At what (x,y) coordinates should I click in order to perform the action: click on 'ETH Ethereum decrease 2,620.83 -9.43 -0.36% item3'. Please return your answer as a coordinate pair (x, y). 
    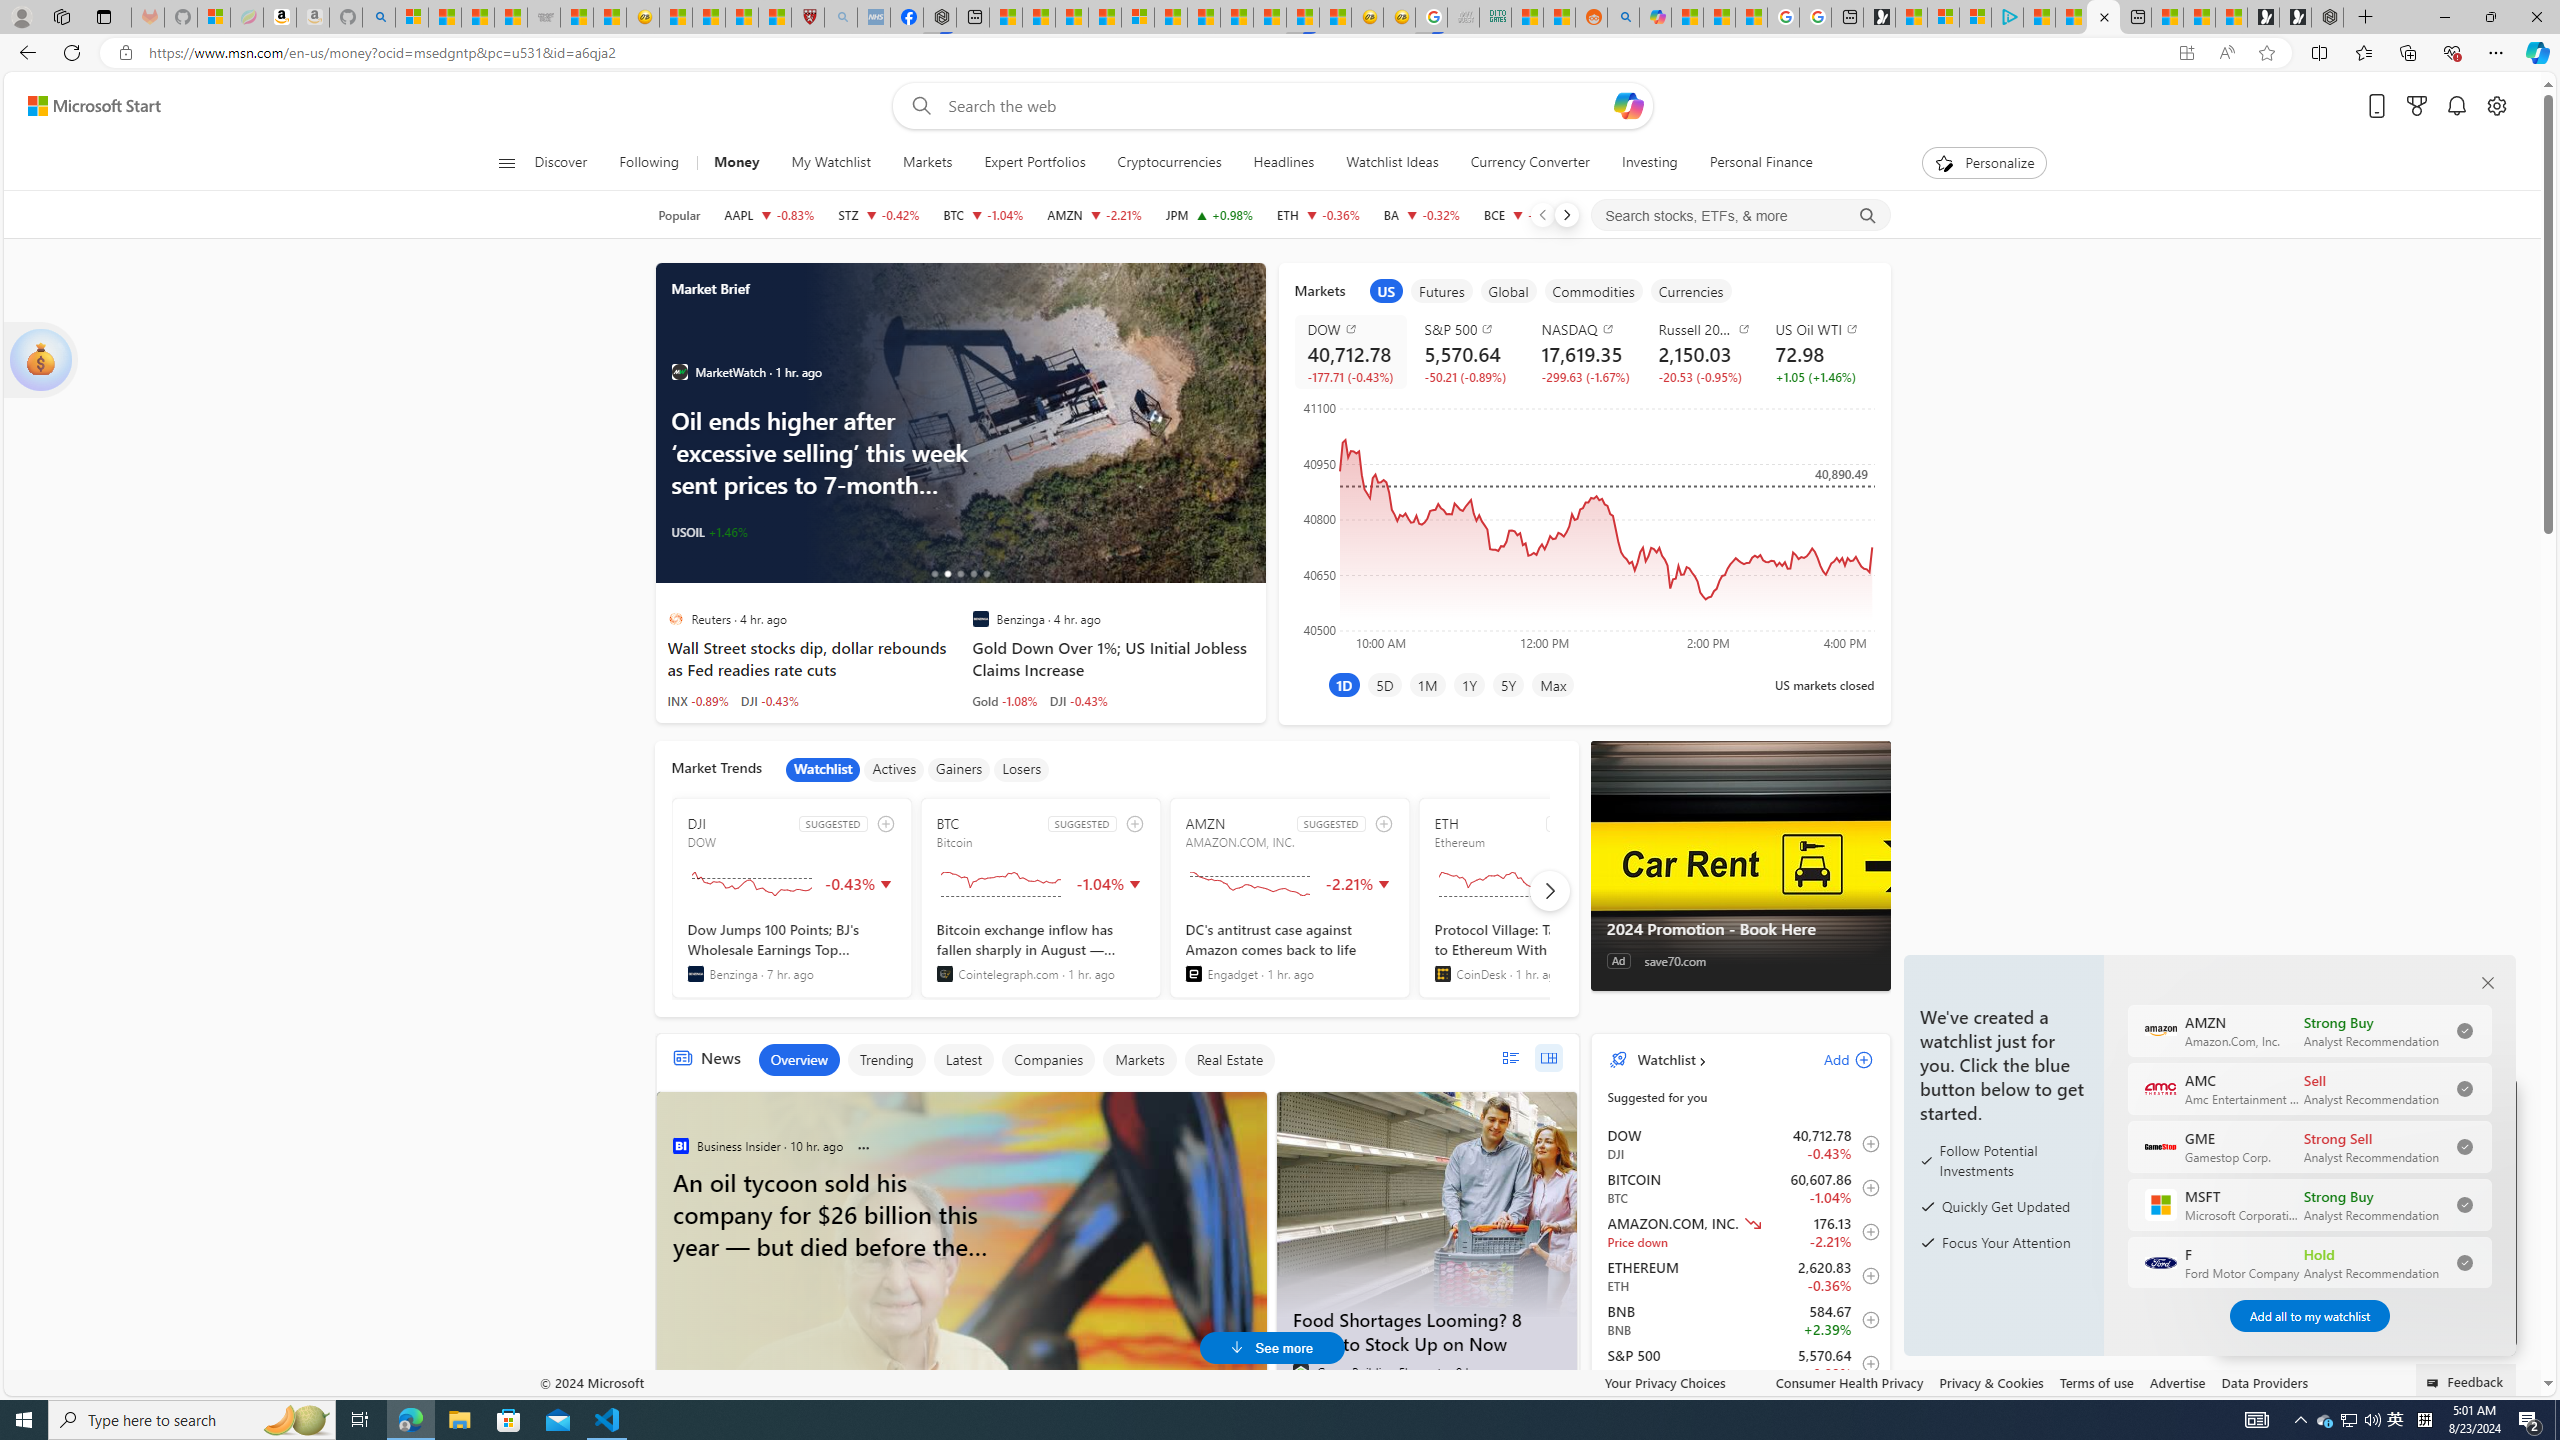
    Looking at the image, I should click on (1740, 1275).